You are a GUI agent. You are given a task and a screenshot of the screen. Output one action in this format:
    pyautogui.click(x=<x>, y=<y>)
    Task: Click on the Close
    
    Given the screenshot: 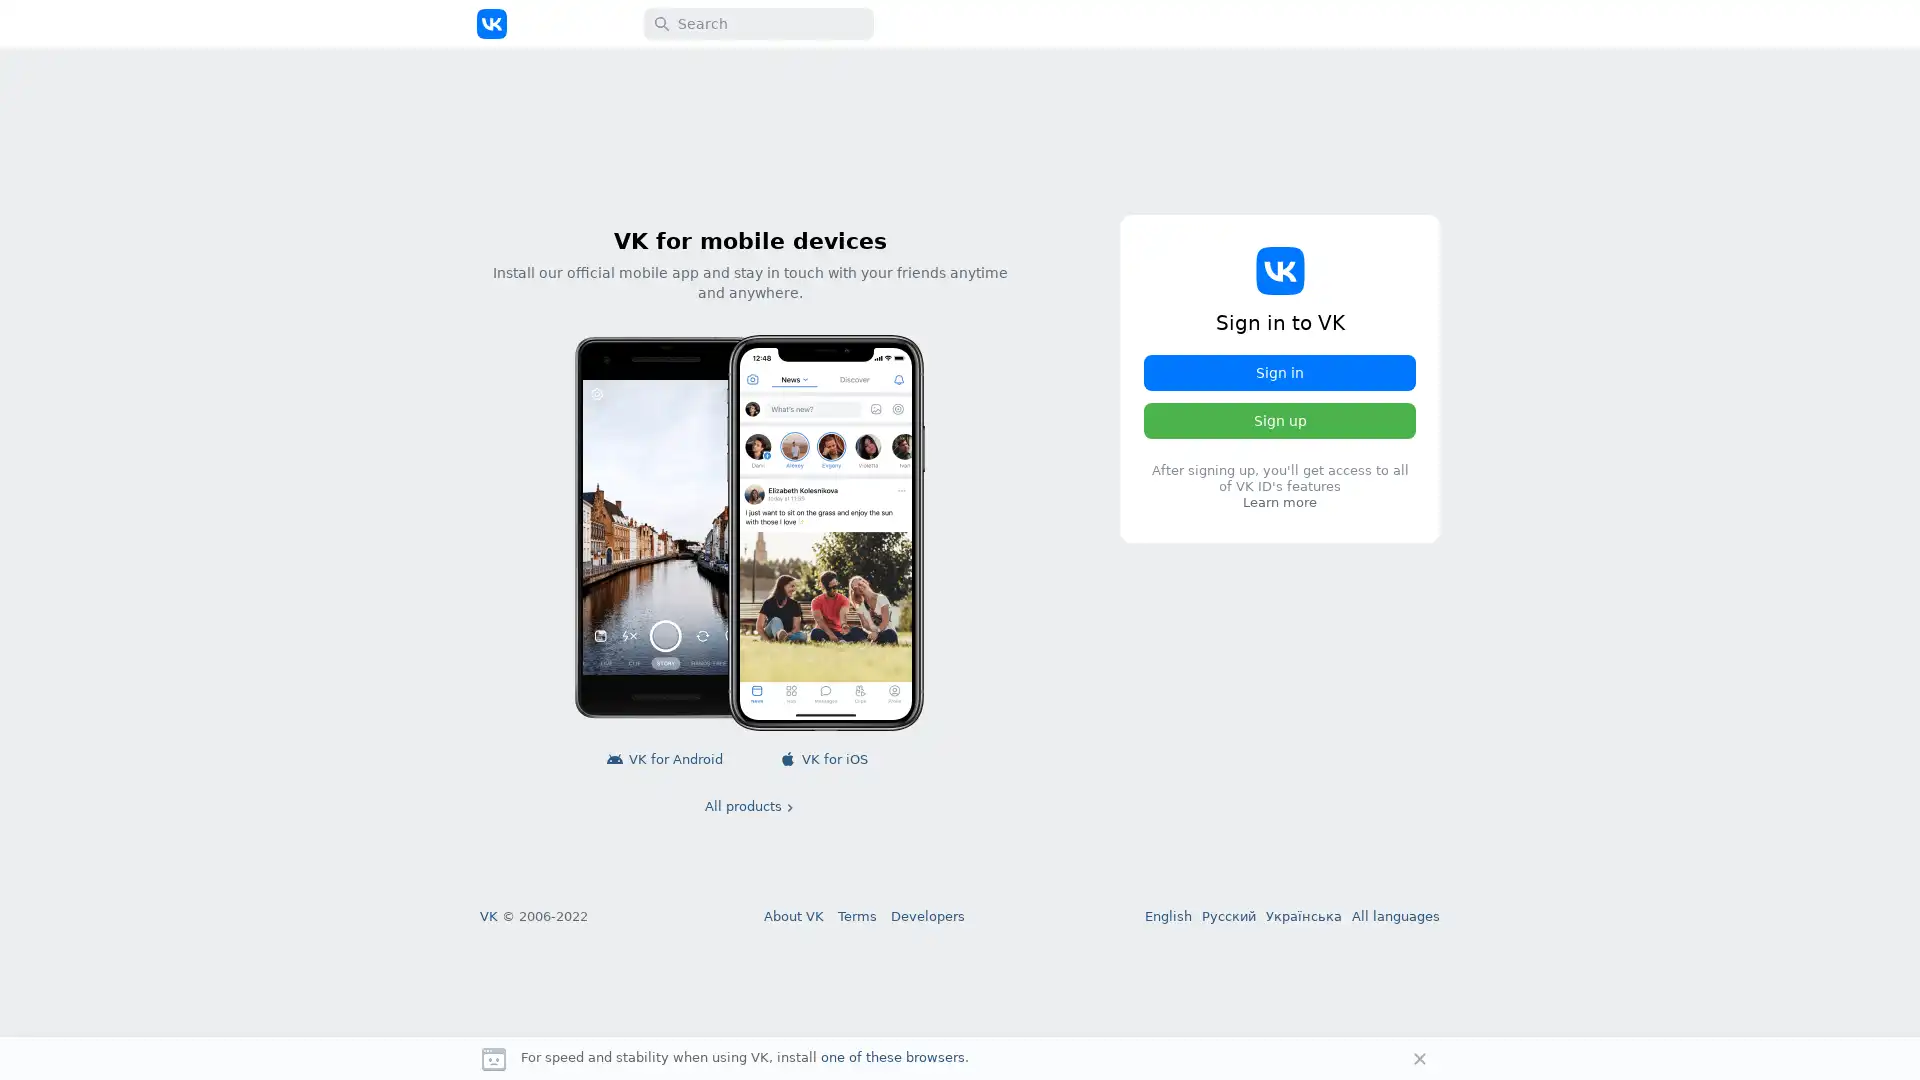 What is the action you would take?
    pyautogui.click(x=1419, y=1058)
    